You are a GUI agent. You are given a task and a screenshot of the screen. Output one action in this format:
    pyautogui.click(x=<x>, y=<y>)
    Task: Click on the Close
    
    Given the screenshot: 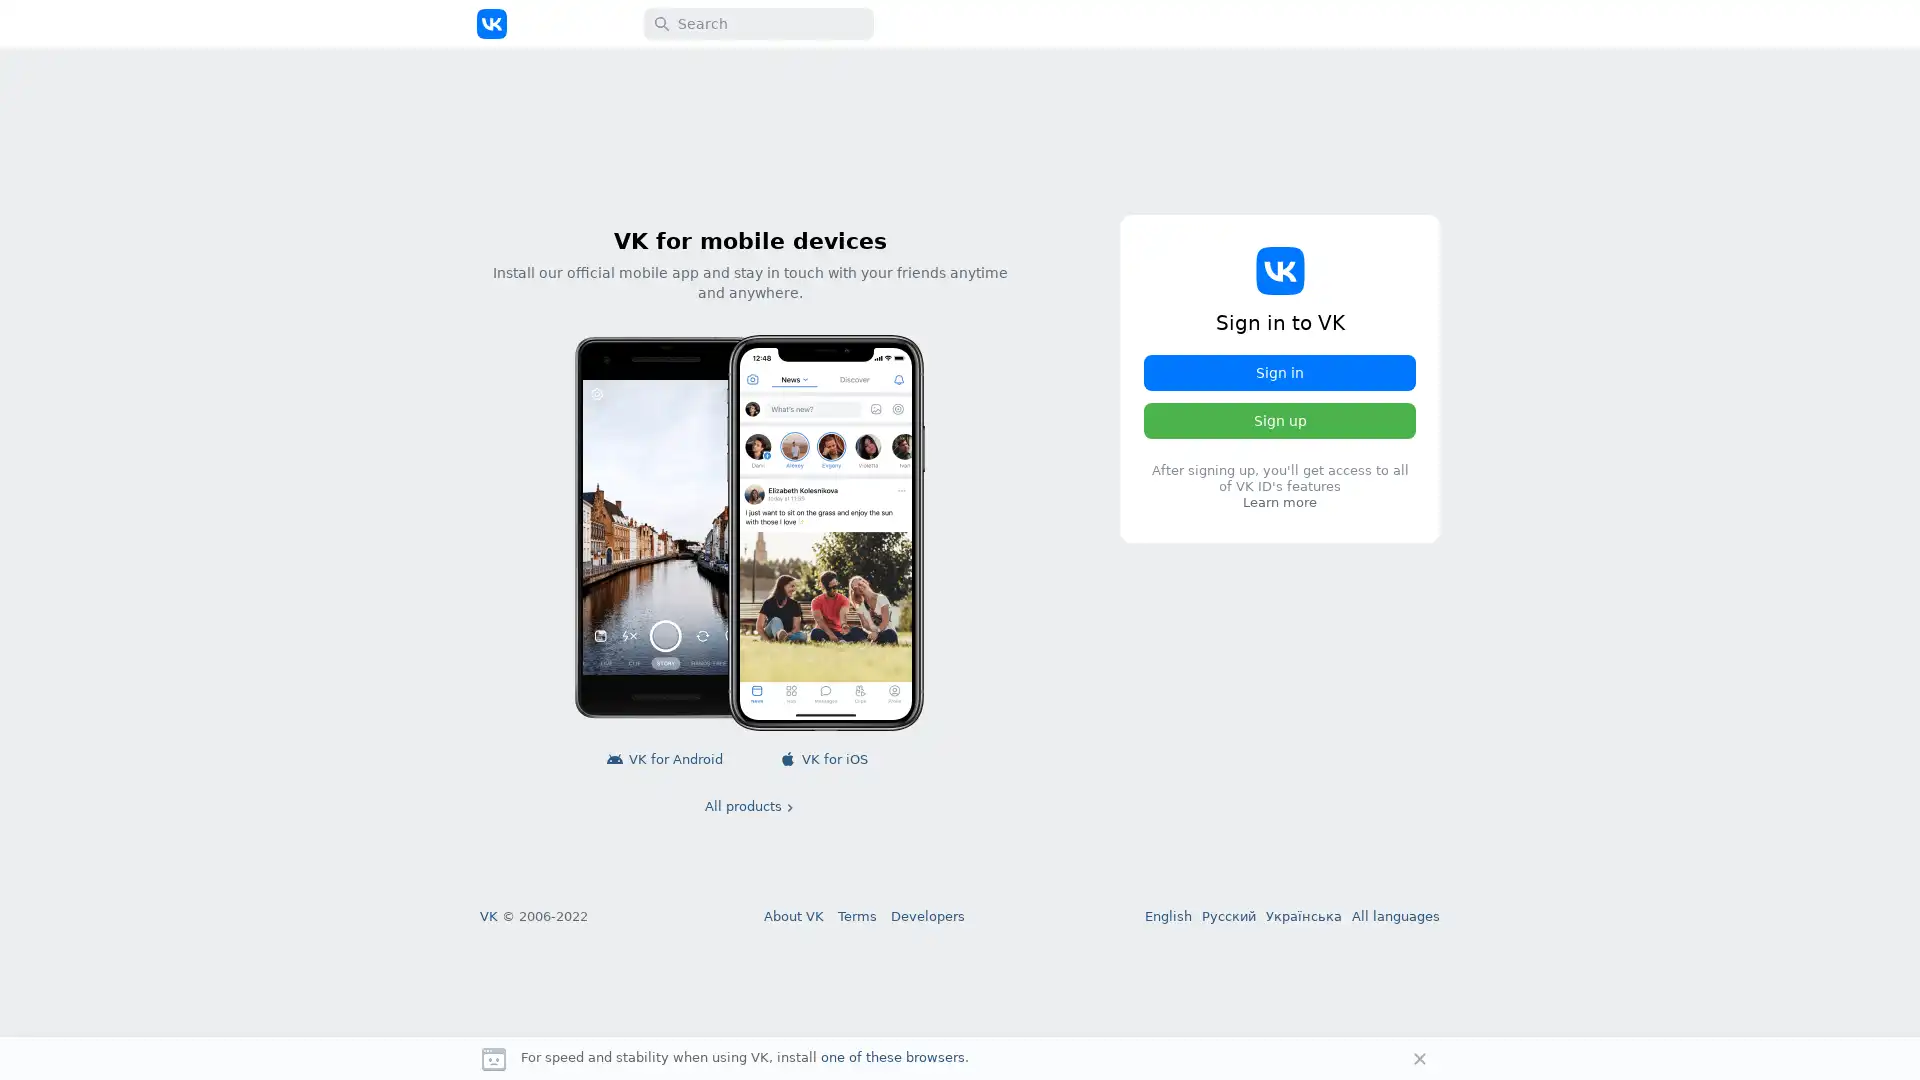 What is the action you would take?
    pyautogui.click(x=1419, y=1058)
    